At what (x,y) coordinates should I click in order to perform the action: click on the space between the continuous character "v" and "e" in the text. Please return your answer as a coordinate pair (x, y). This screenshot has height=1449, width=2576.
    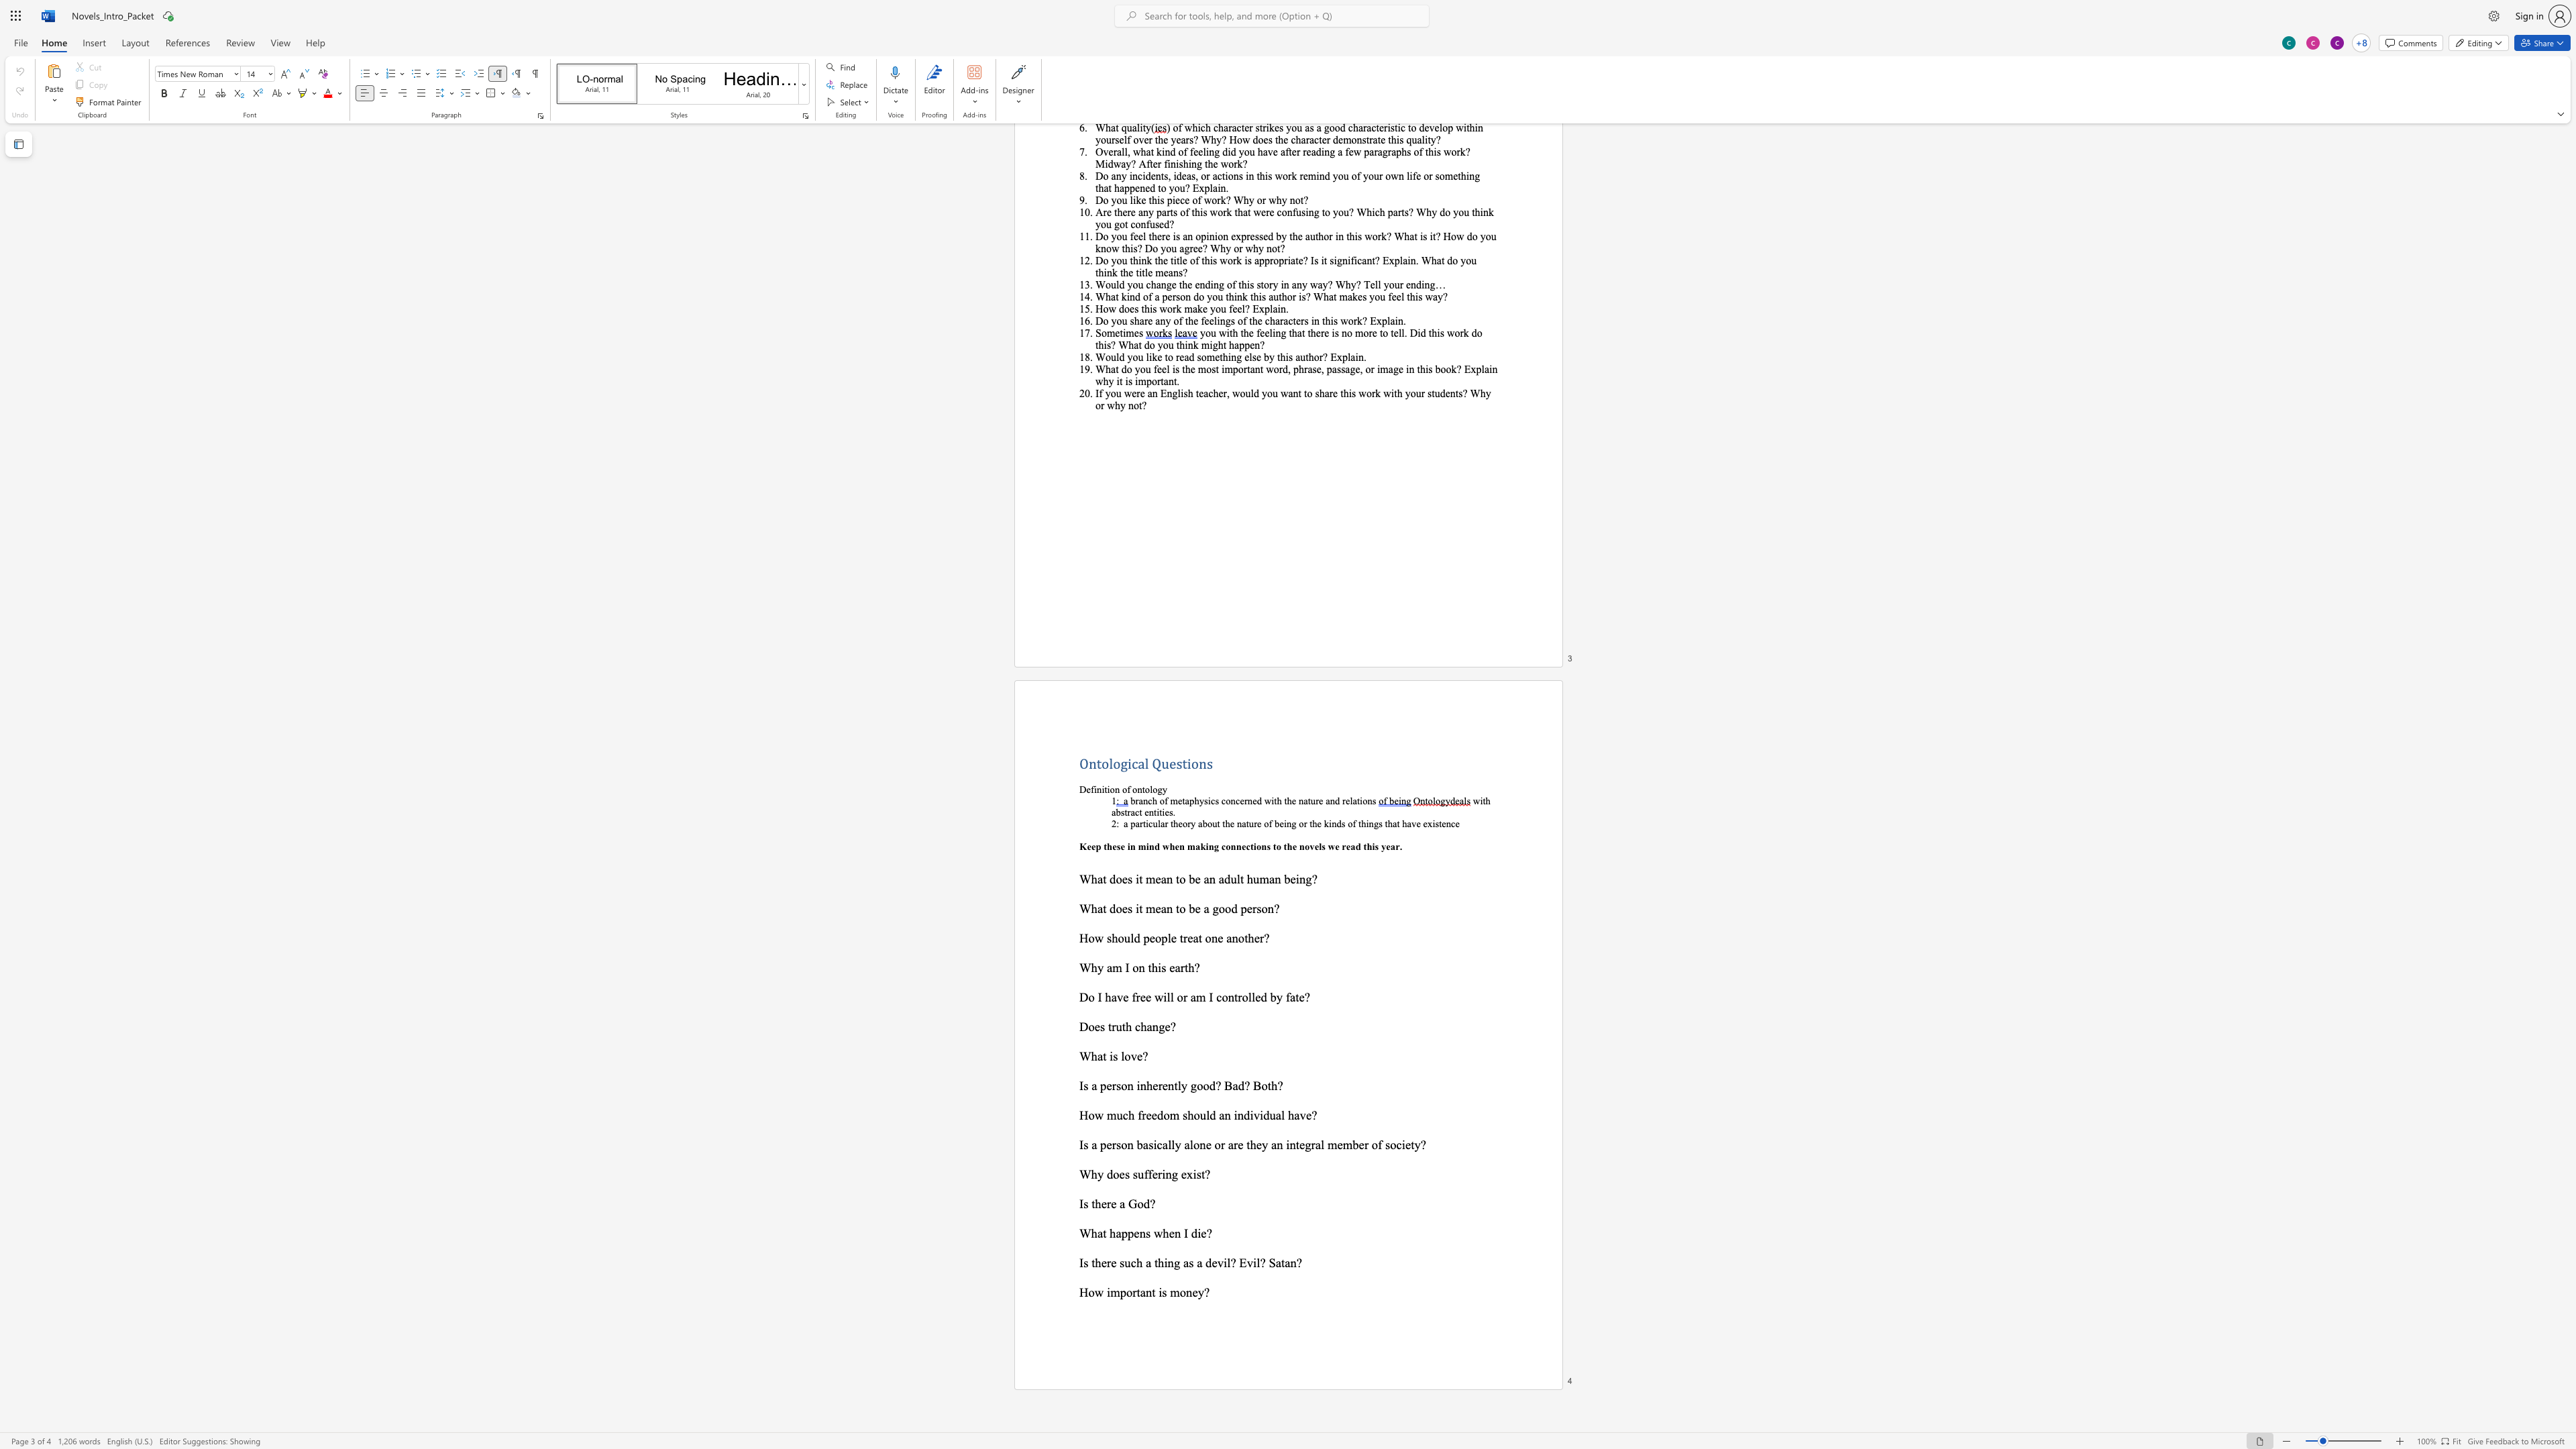
    Looking at the image, I should click on (1136, 1055).